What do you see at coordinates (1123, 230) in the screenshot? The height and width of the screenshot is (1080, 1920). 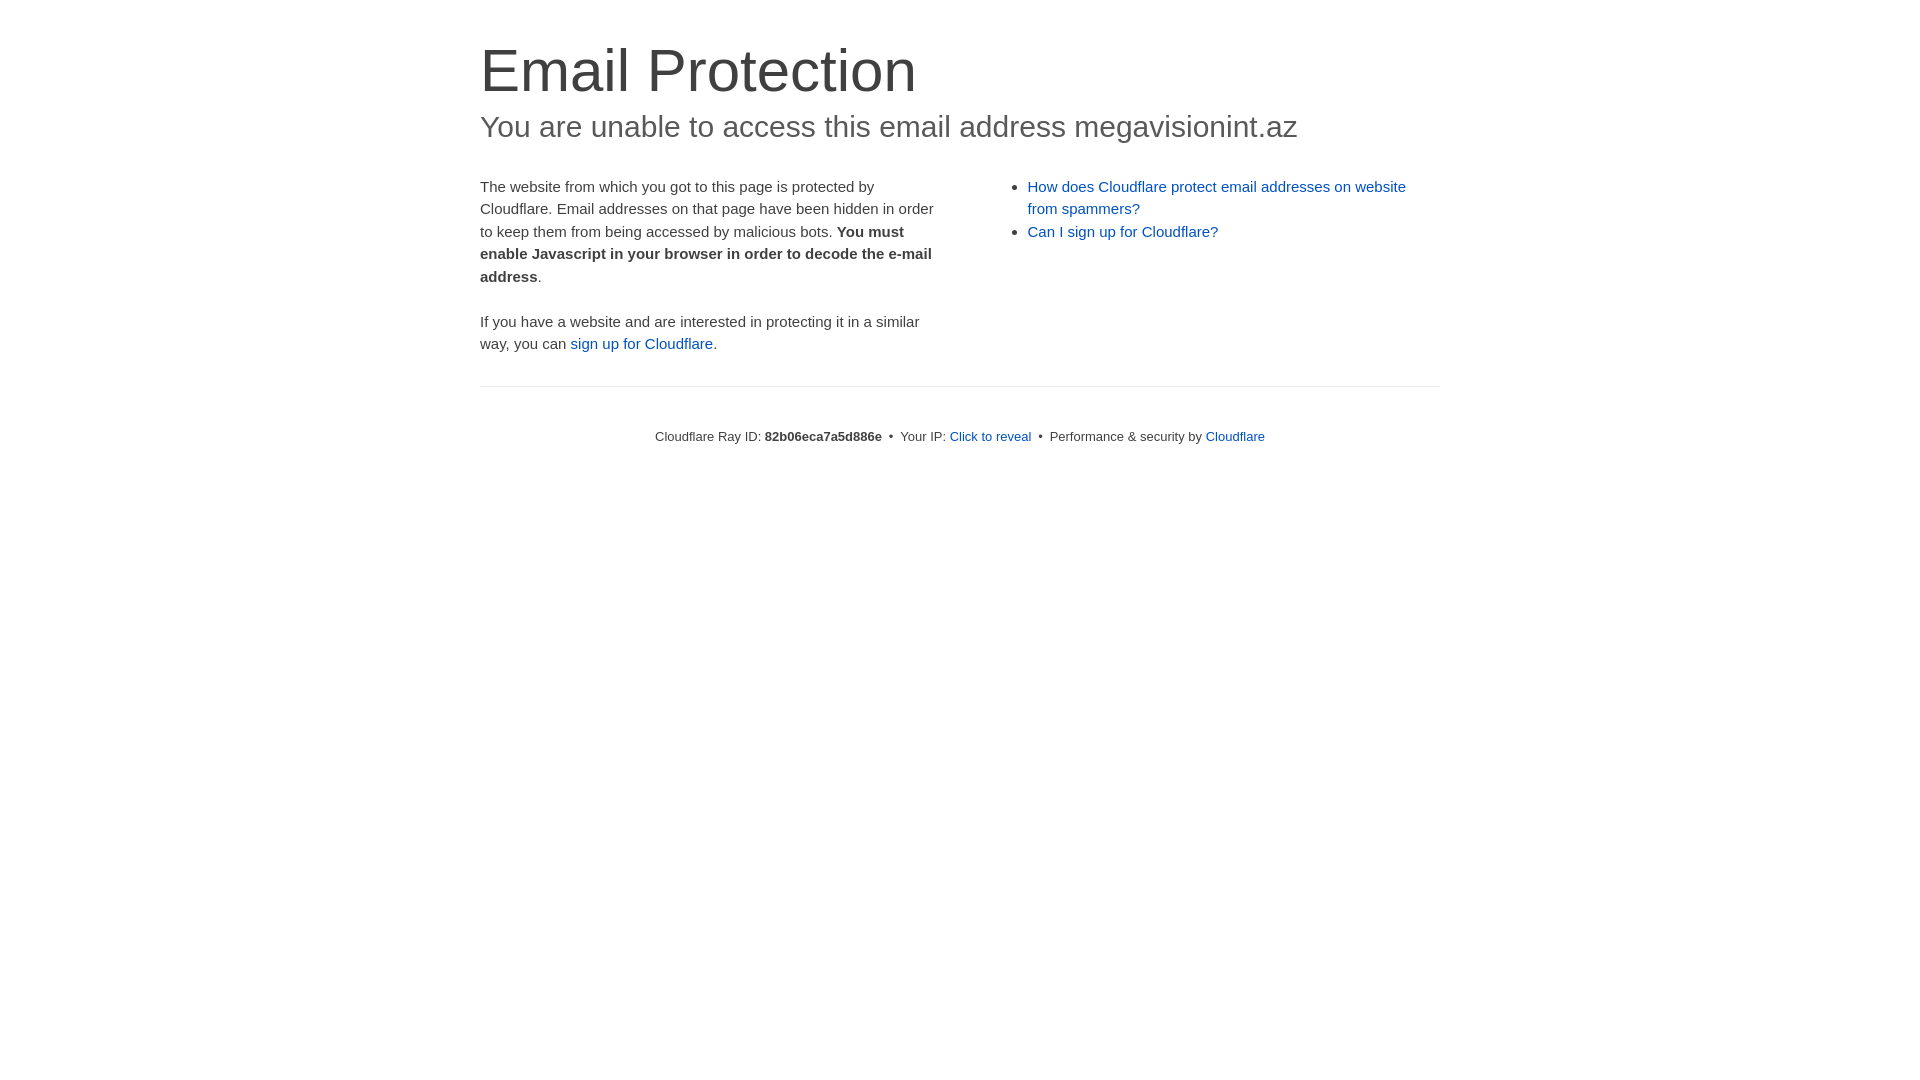 I see `'Can I sign up for Cloudflare?'` at bounding box center [1123, 230].